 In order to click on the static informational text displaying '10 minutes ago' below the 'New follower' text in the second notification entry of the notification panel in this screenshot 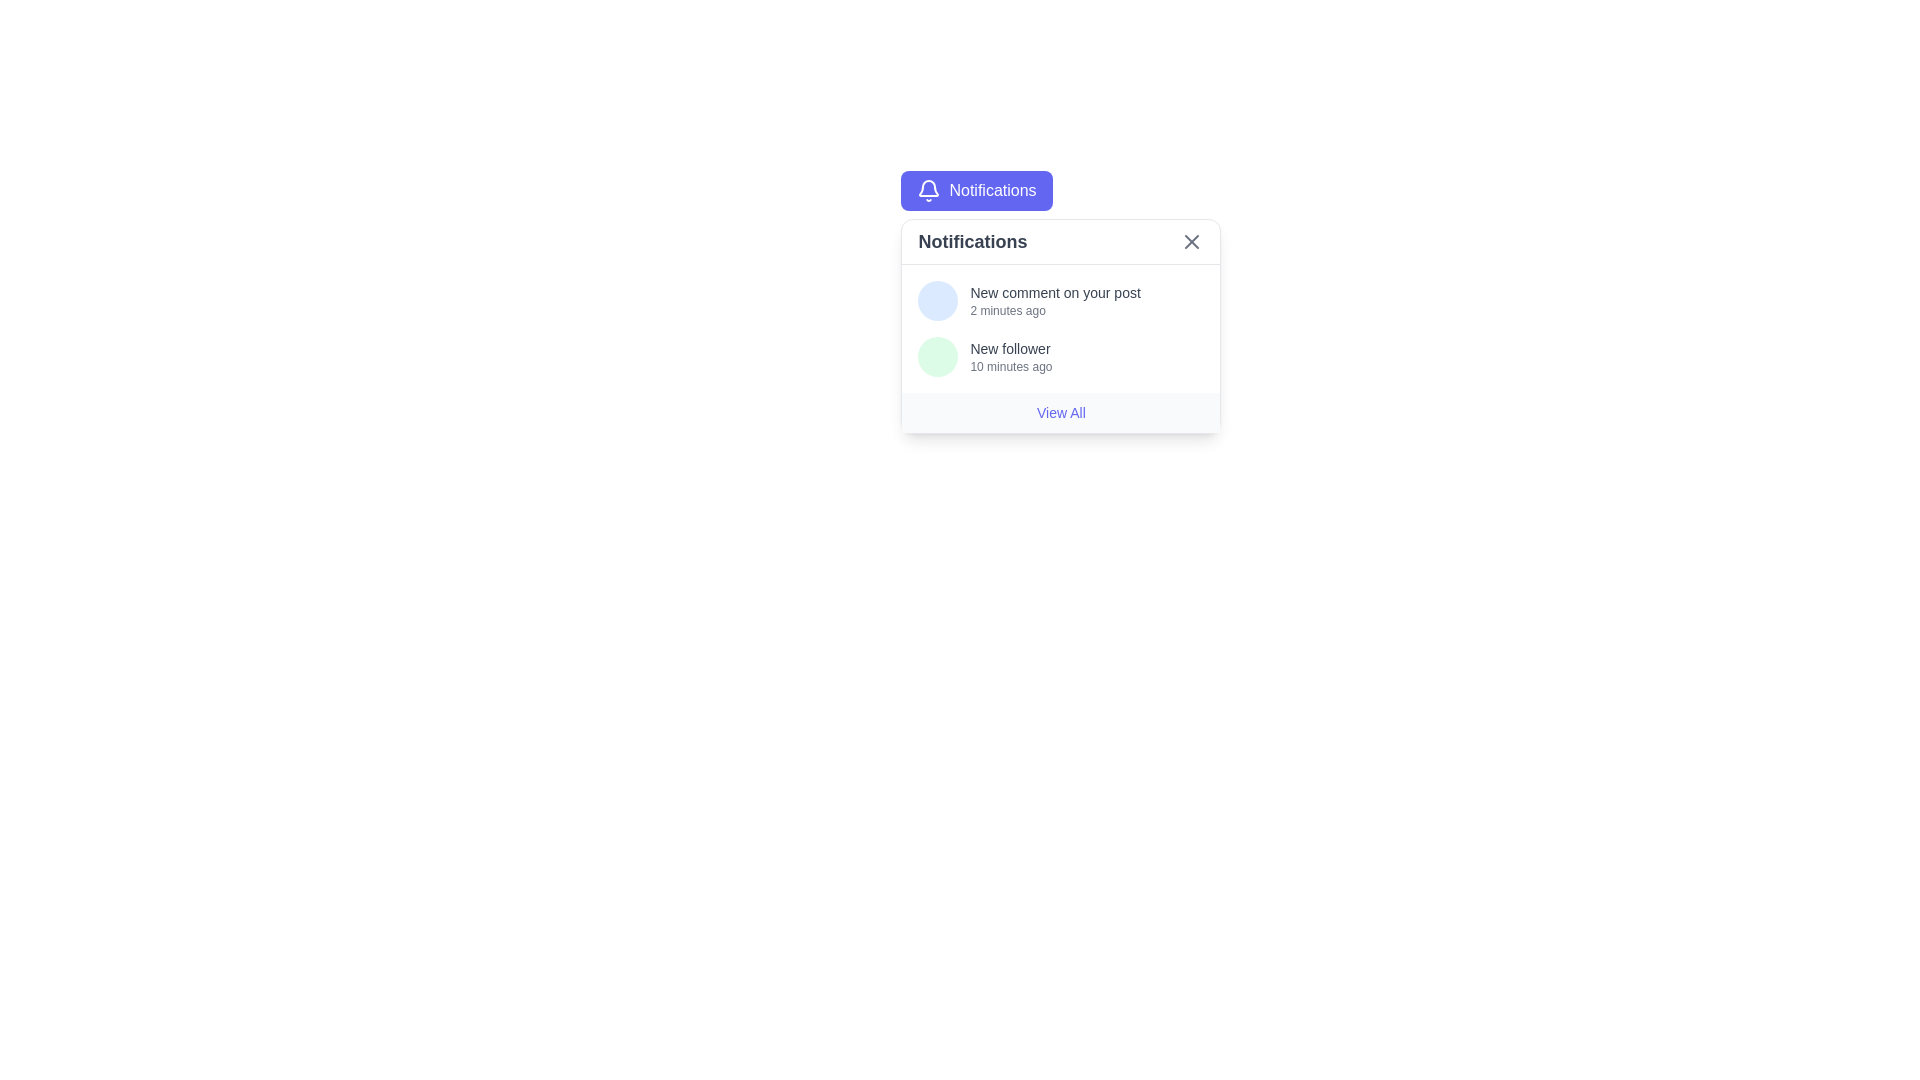, I will do `click(1011, 366)`.